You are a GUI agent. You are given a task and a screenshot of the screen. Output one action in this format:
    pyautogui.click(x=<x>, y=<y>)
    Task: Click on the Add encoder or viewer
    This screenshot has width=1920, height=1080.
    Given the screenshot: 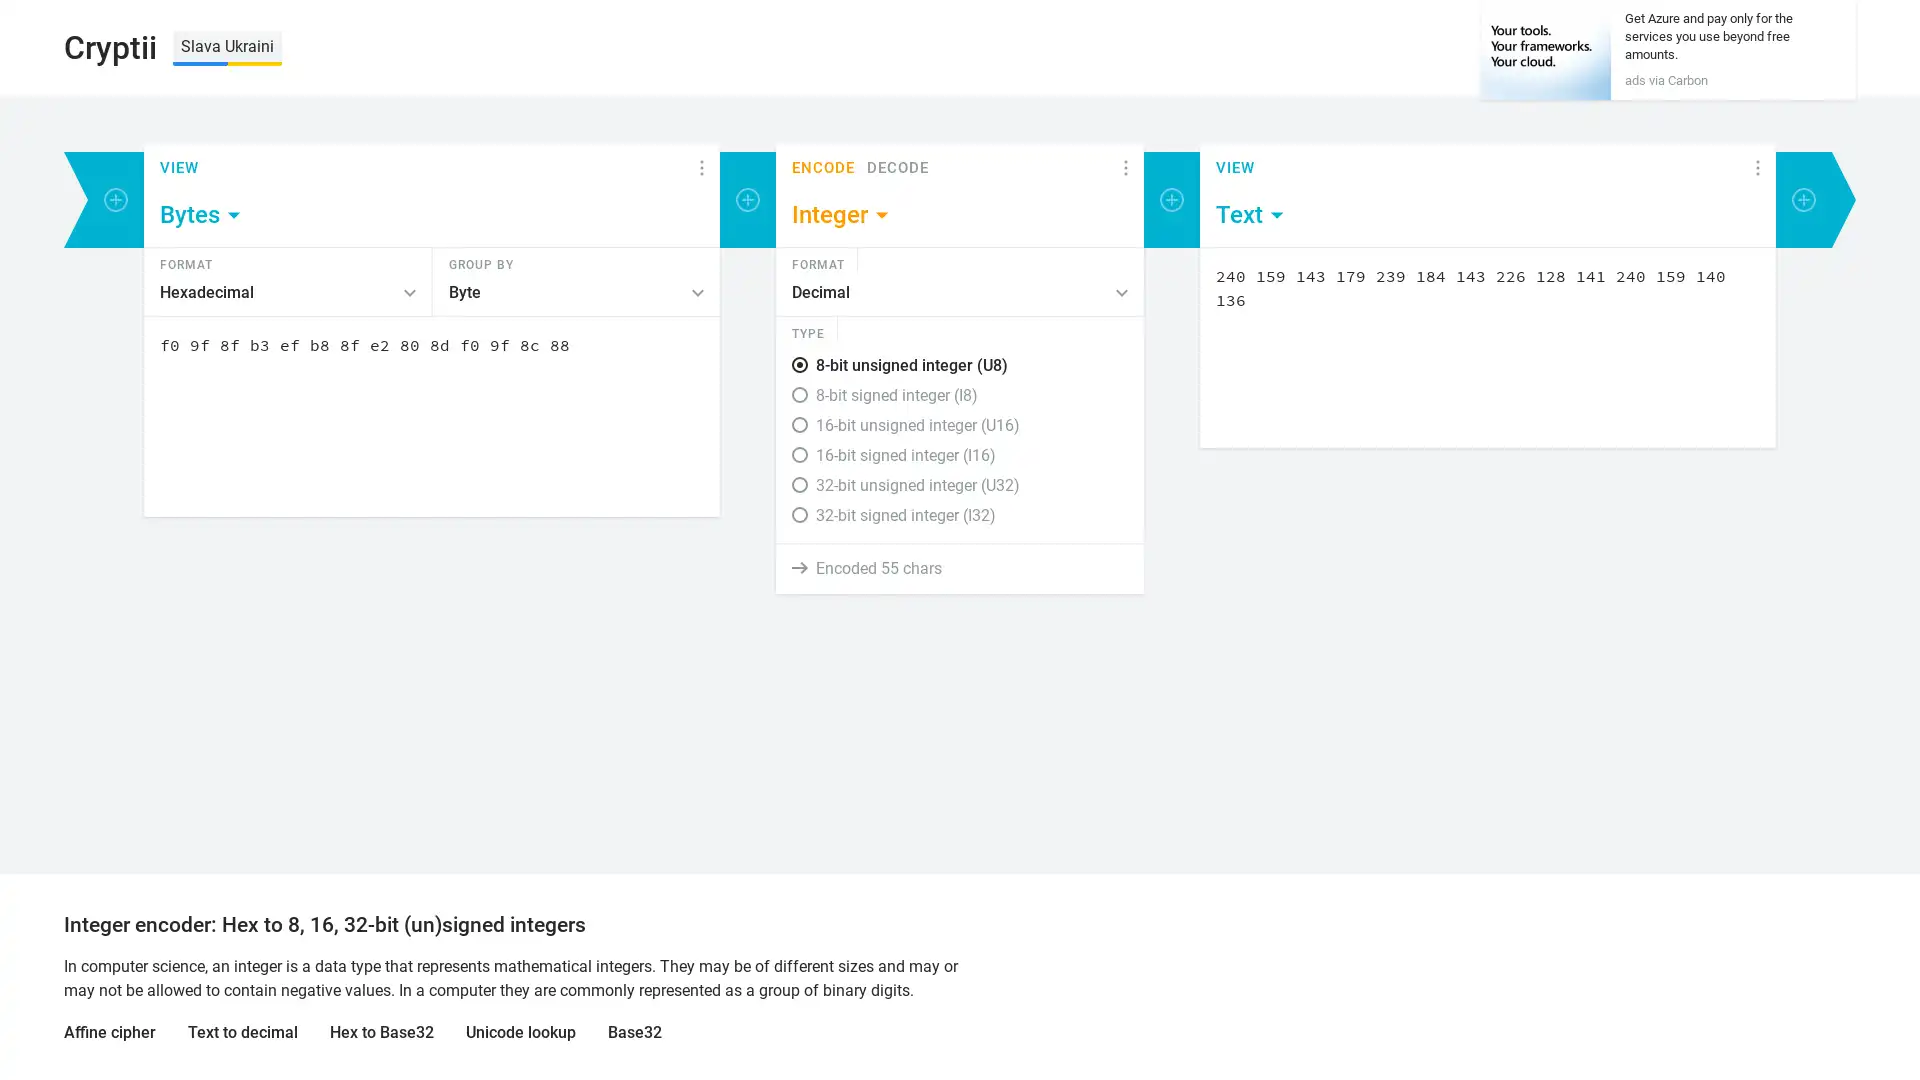 What is the action you would take?
    pyautogui.click(x=747, y=200)
    